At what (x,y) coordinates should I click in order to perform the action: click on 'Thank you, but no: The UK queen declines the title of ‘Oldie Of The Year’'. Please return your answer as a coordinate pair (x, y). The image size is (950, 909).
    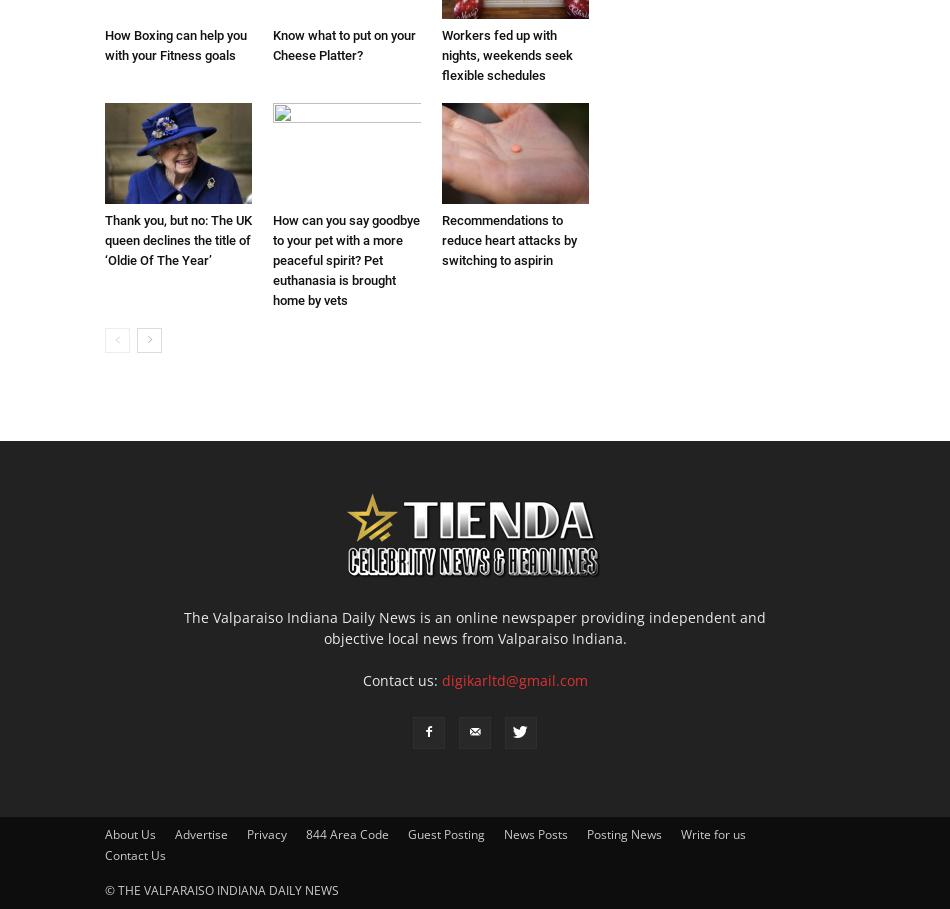
    Looking at the image, I should click on (178, 238).